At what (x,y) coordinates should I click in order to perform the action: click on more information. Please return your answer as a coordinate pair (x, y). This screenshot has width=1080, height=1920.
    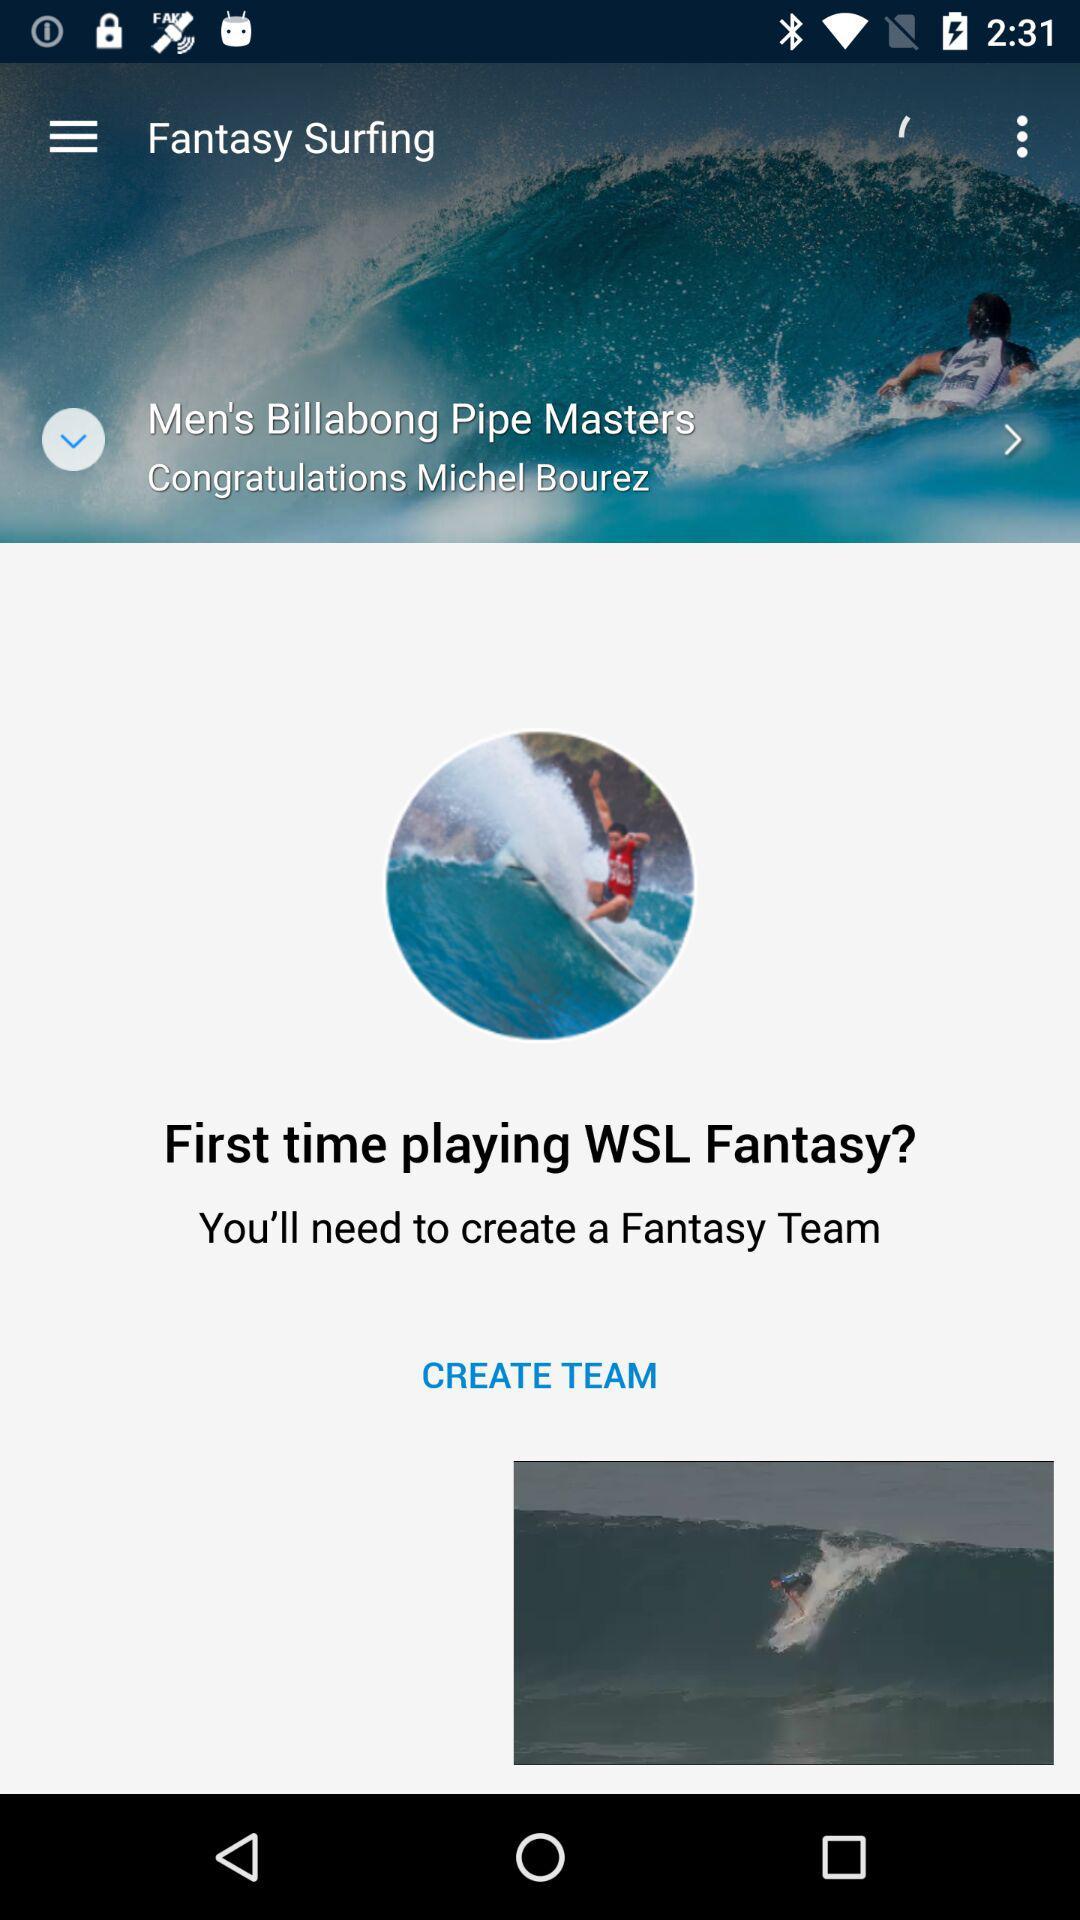
    Looking at the image, I should click on (72, 438).